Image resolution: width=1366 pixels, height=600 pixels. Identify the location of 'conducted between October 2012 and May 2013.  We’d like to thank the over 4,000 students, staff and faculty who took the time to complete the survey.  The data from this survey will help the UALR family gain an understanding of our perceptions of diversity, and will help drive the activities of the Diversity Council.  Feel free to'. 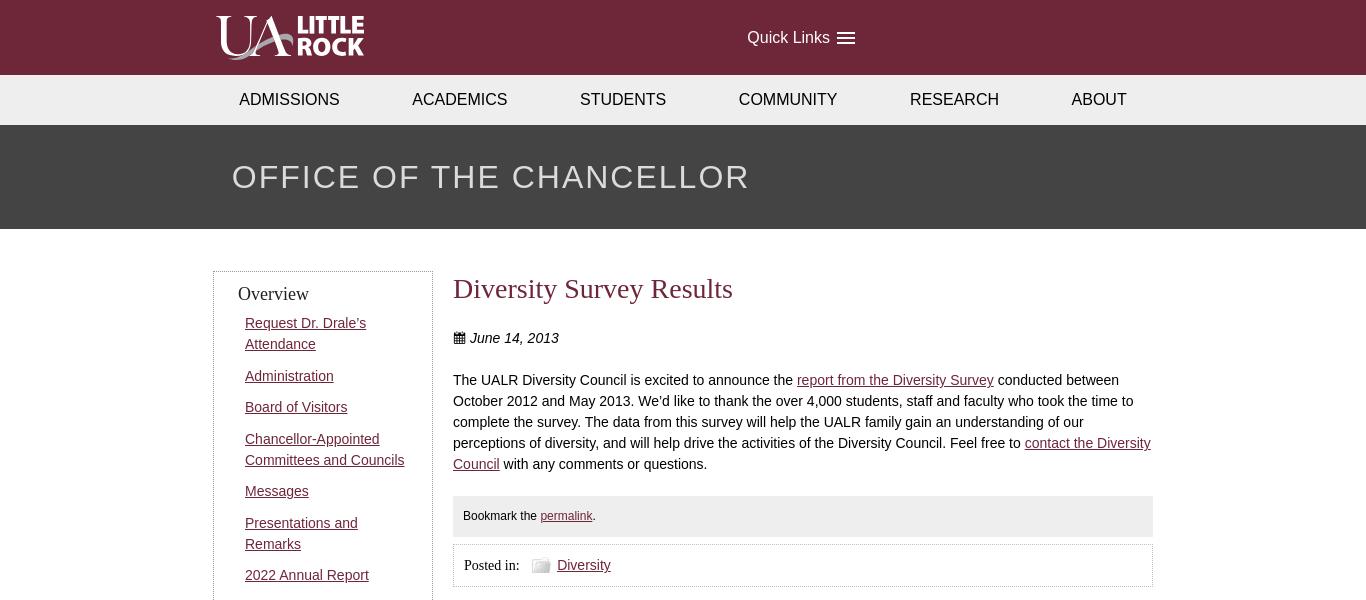
(792, 410).